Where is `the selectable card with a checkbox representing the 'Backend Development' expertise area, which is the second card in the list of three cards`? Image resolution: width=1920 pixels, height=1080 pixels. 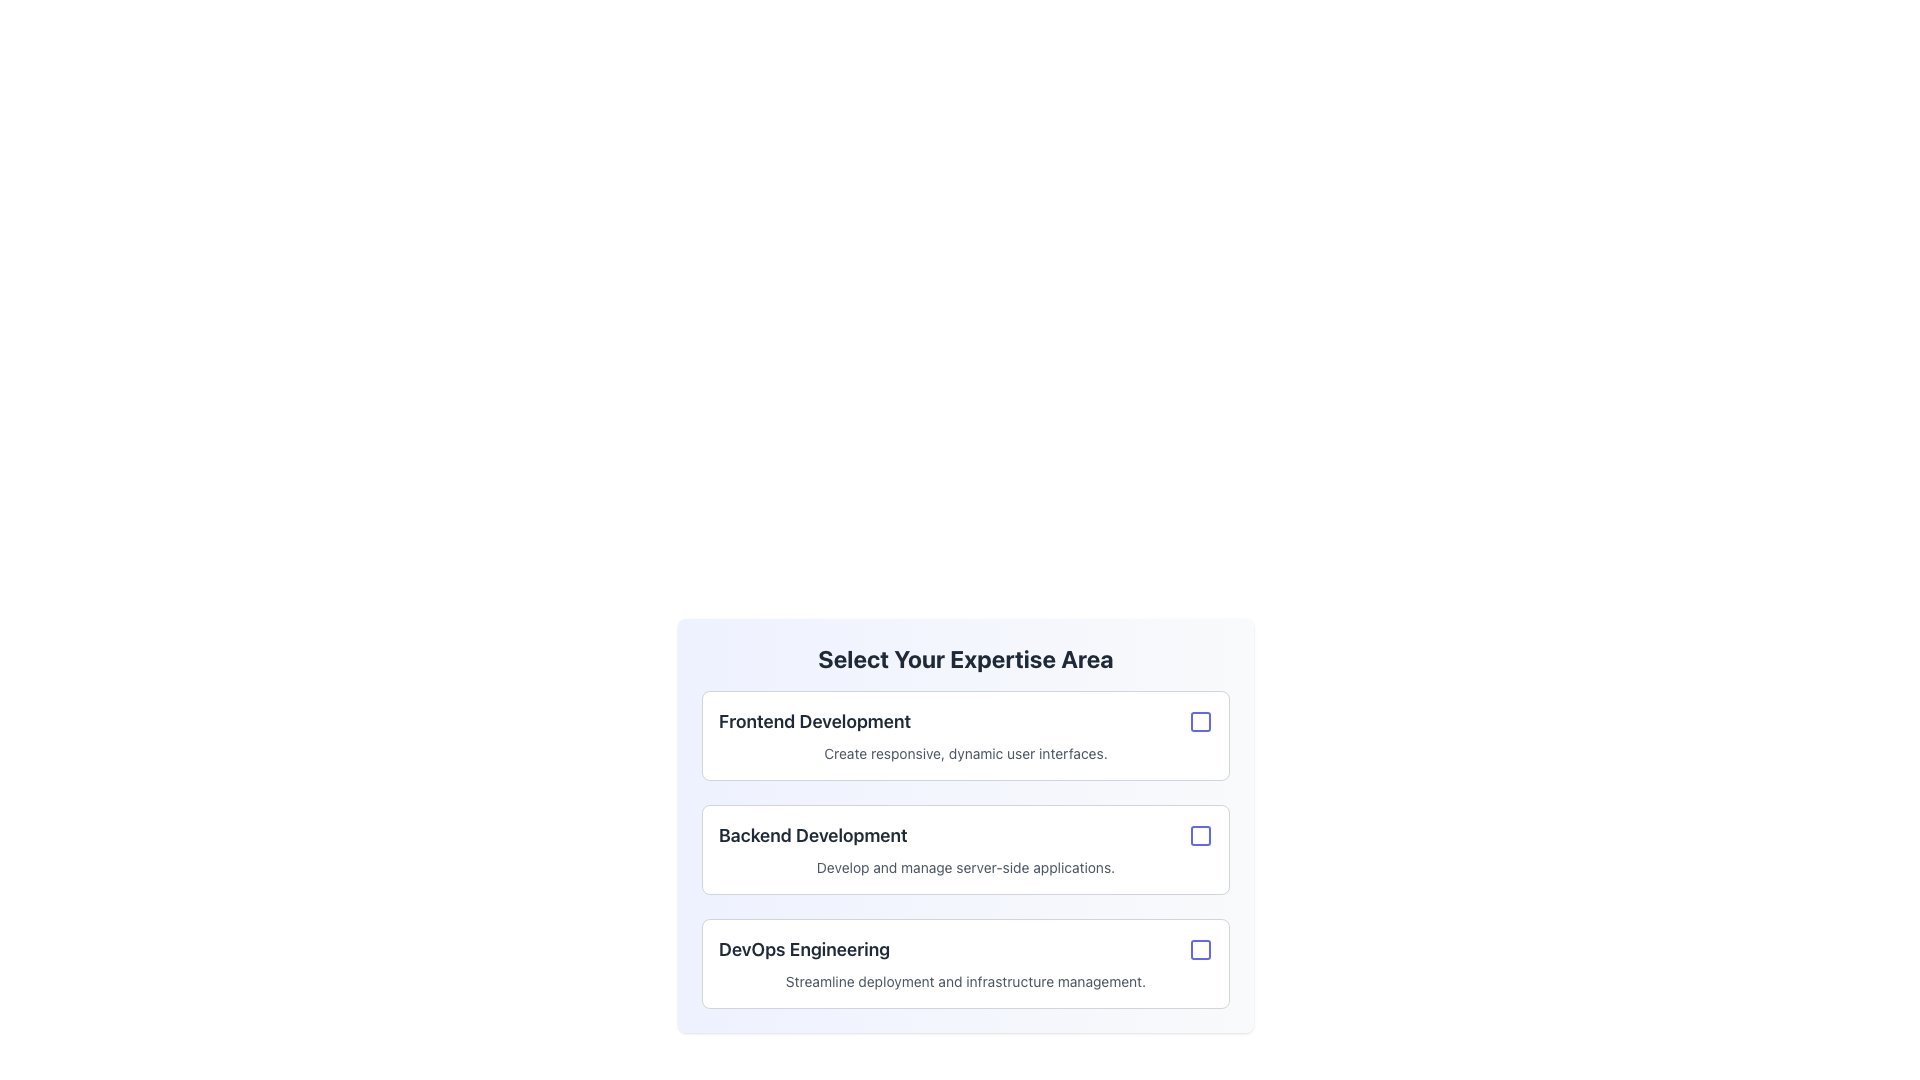
the selectable card with a checkbox representing the 'Backend Development' expertise area, which is the second card in the list of three cards is located at coordinates (965, 825).